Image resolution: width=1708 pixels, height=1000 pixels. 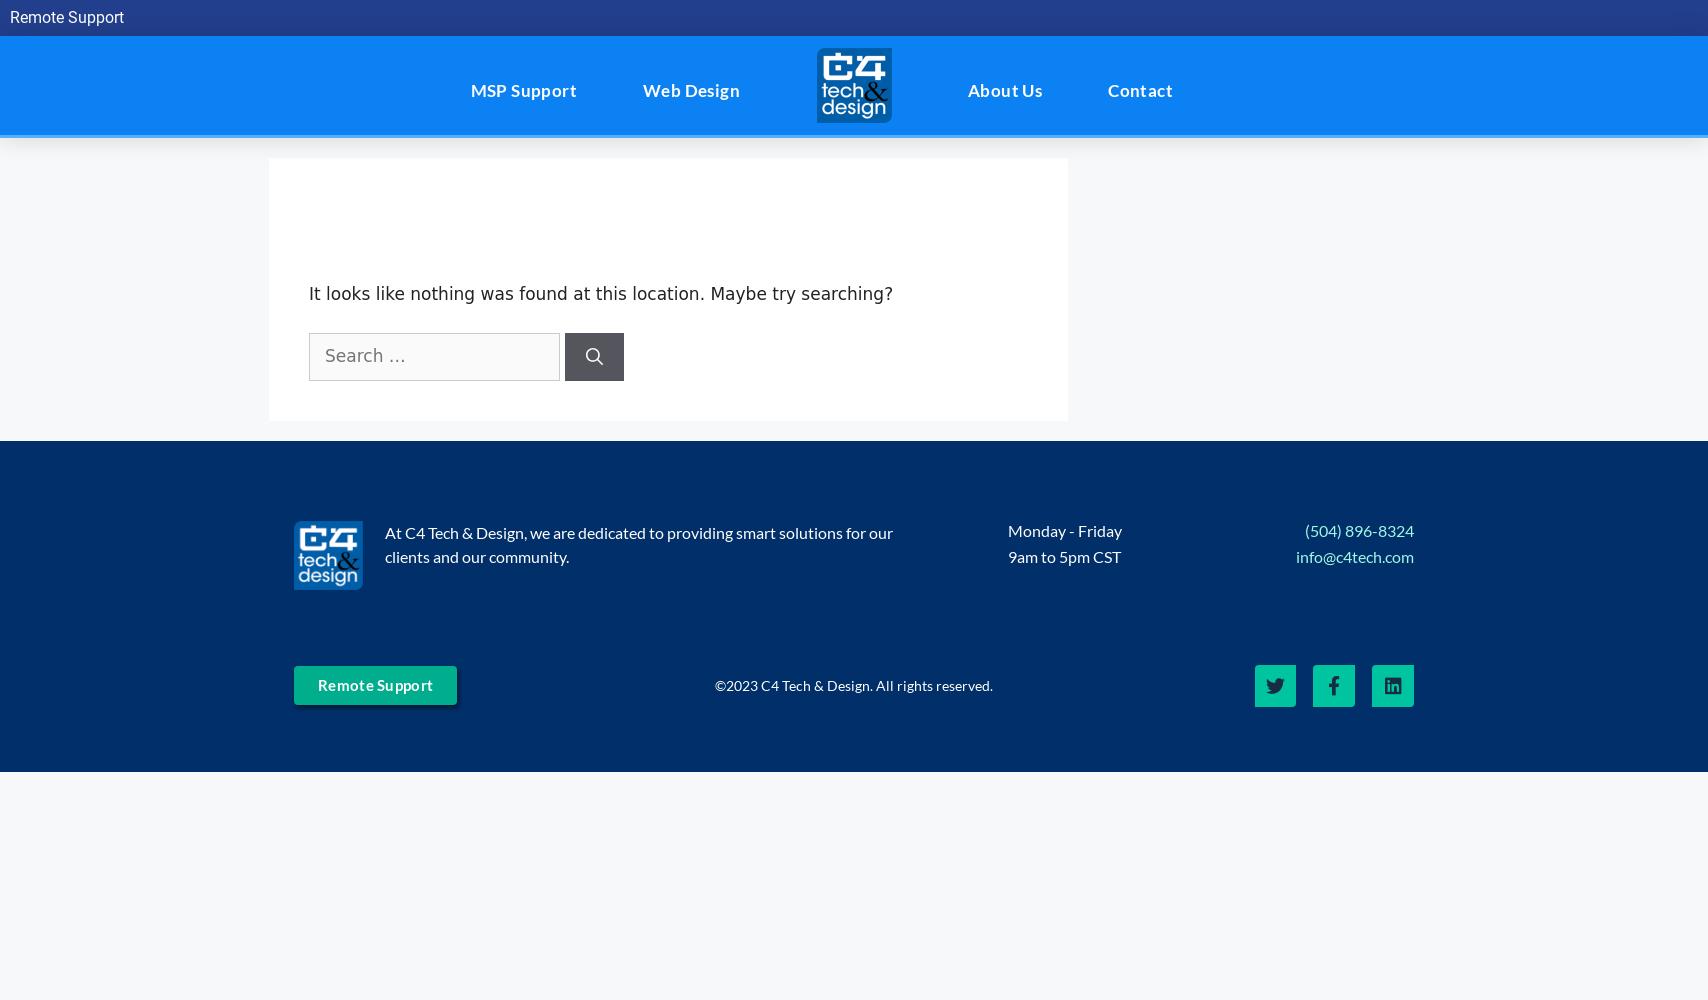 I want to click on 'Monday - Friday', so click(x=1007, y=529).